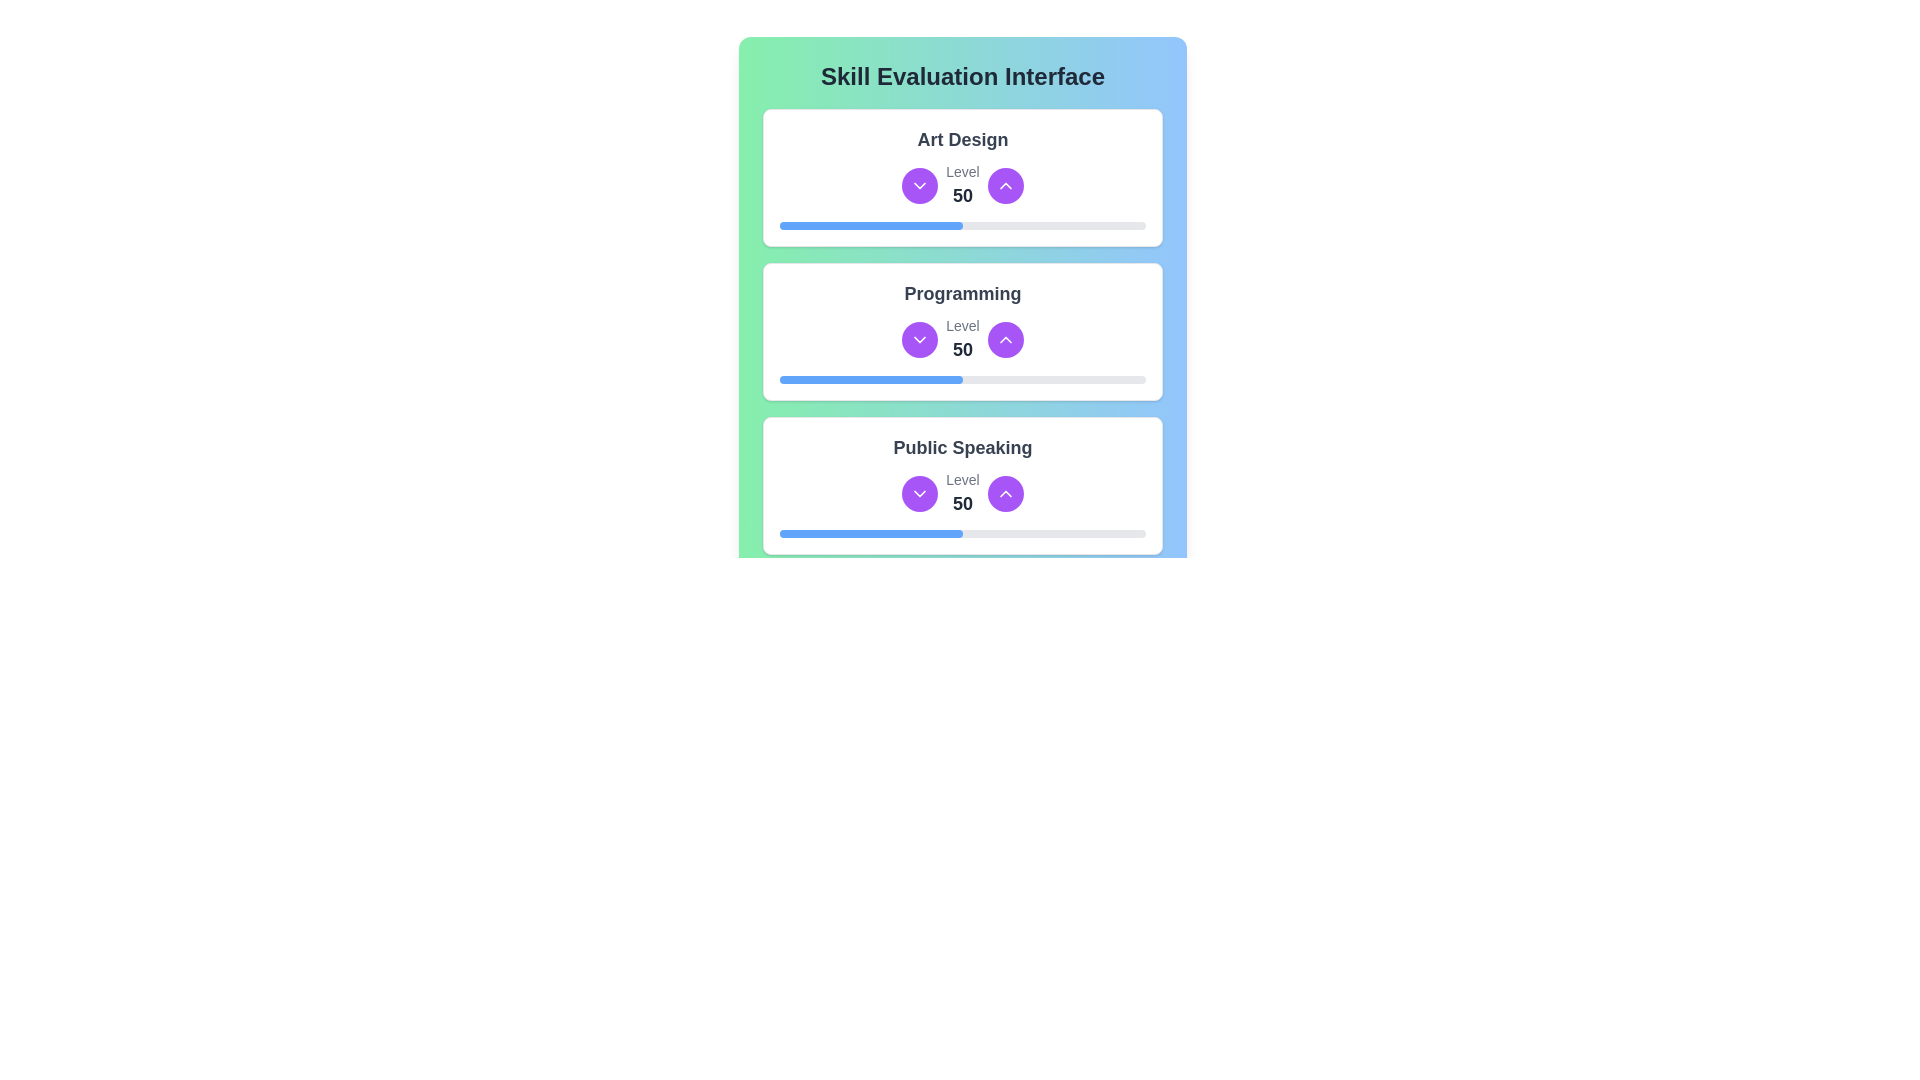 The height and width of the screenshot is (1080, 1920). I want to click on the text display component that shows 'Level 50', which is located in the center of the 'Programming' section, between two purple circular buttons with arrow icons, so click(963, 338).